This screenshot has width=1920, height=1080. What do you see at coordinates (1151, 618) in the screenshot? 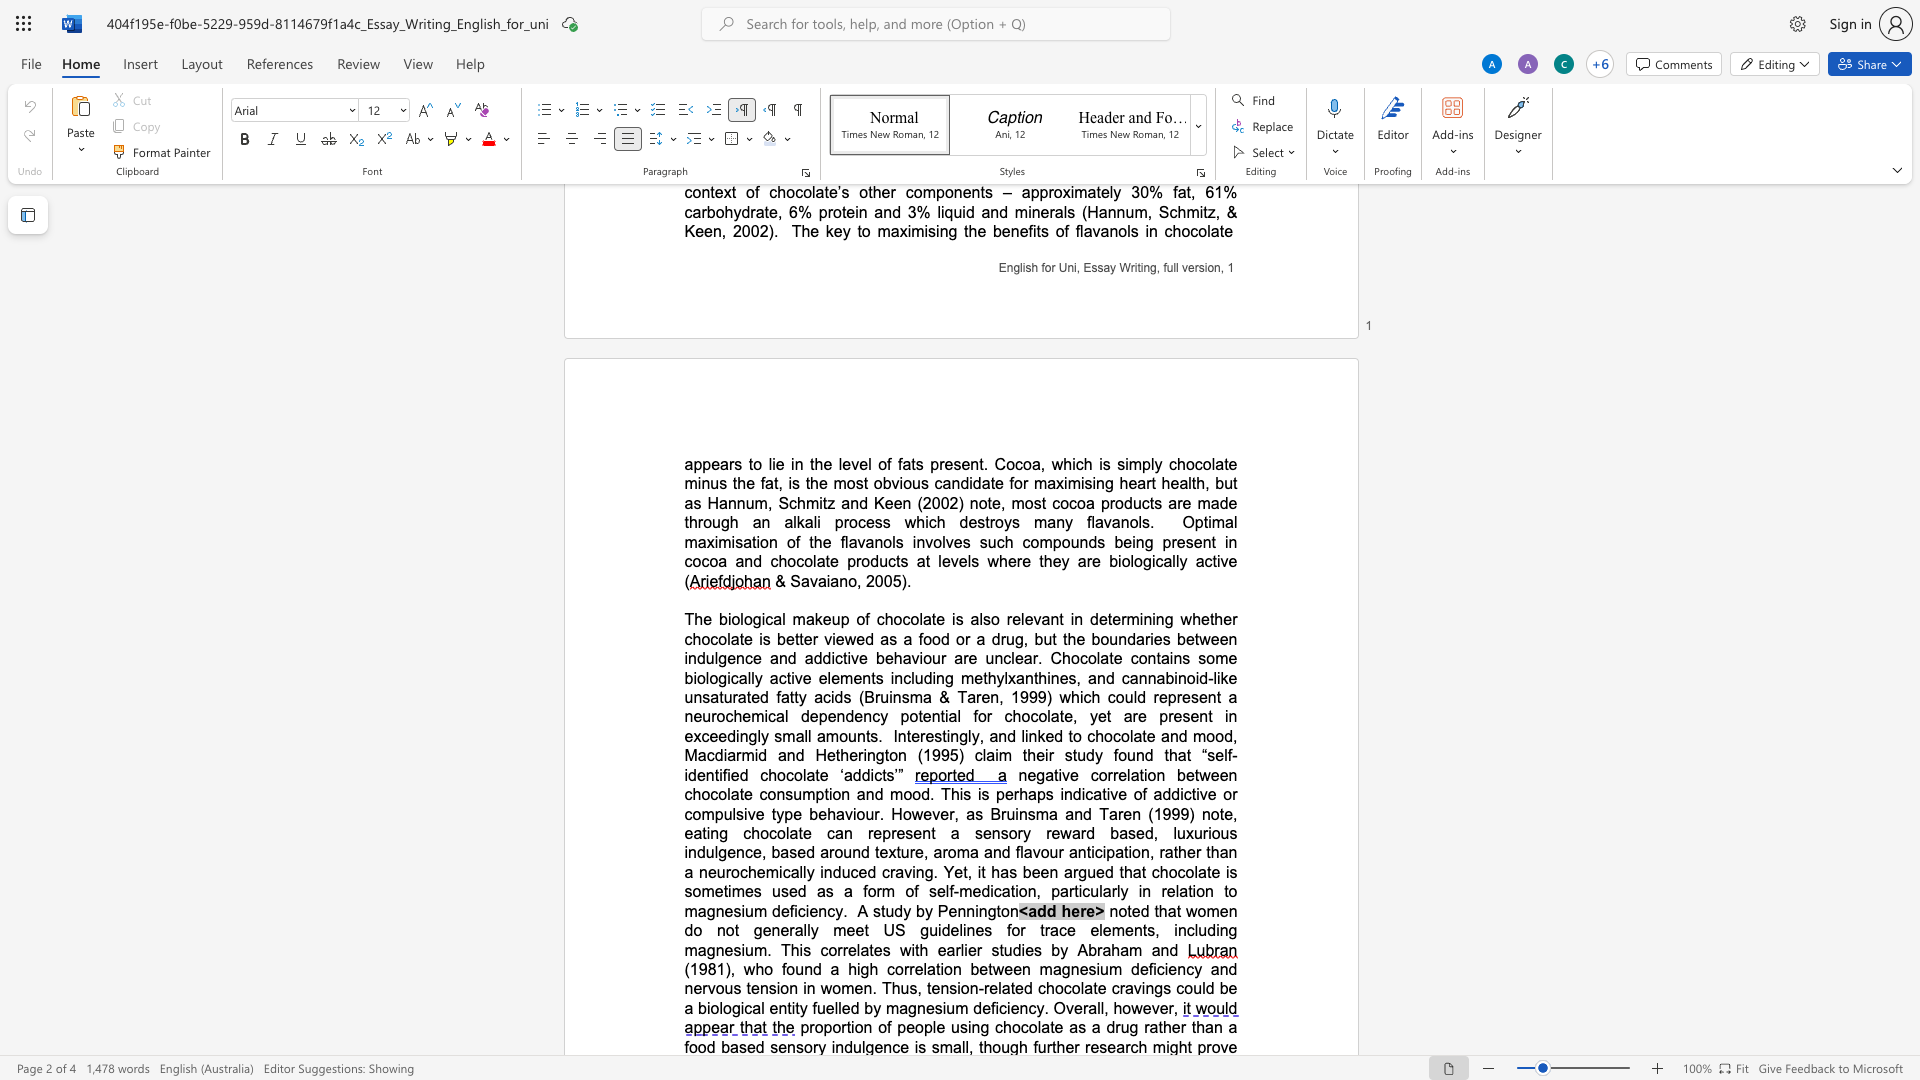
I see `the space between the continuous character "n" and "i" in the text` at bounding box center [1151, 618].